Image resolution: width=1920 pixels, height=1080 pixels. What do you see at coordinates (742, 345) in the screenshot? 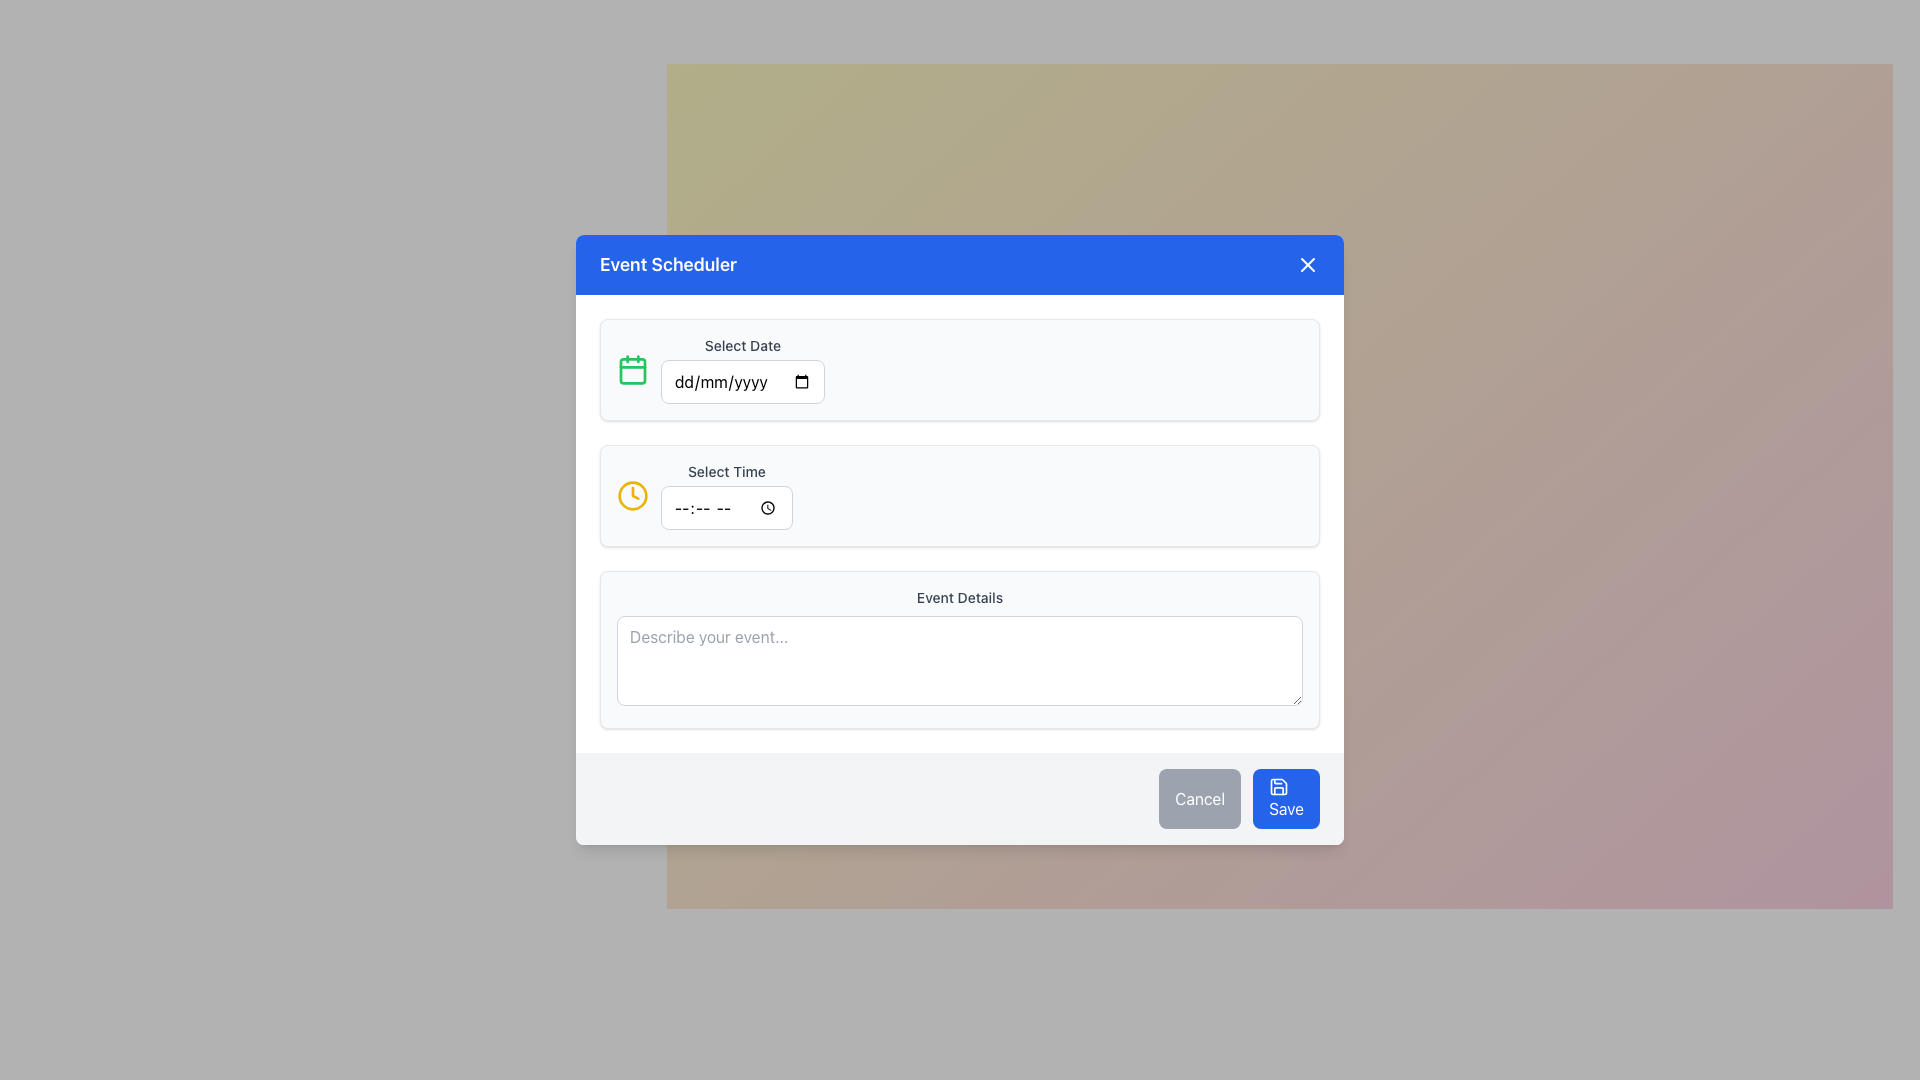
I see `the text label indicating the date input field in the 'Event Scheduler' dialog, located near the top-left corner and directly above the date input field` at bounding box center [742, 345].